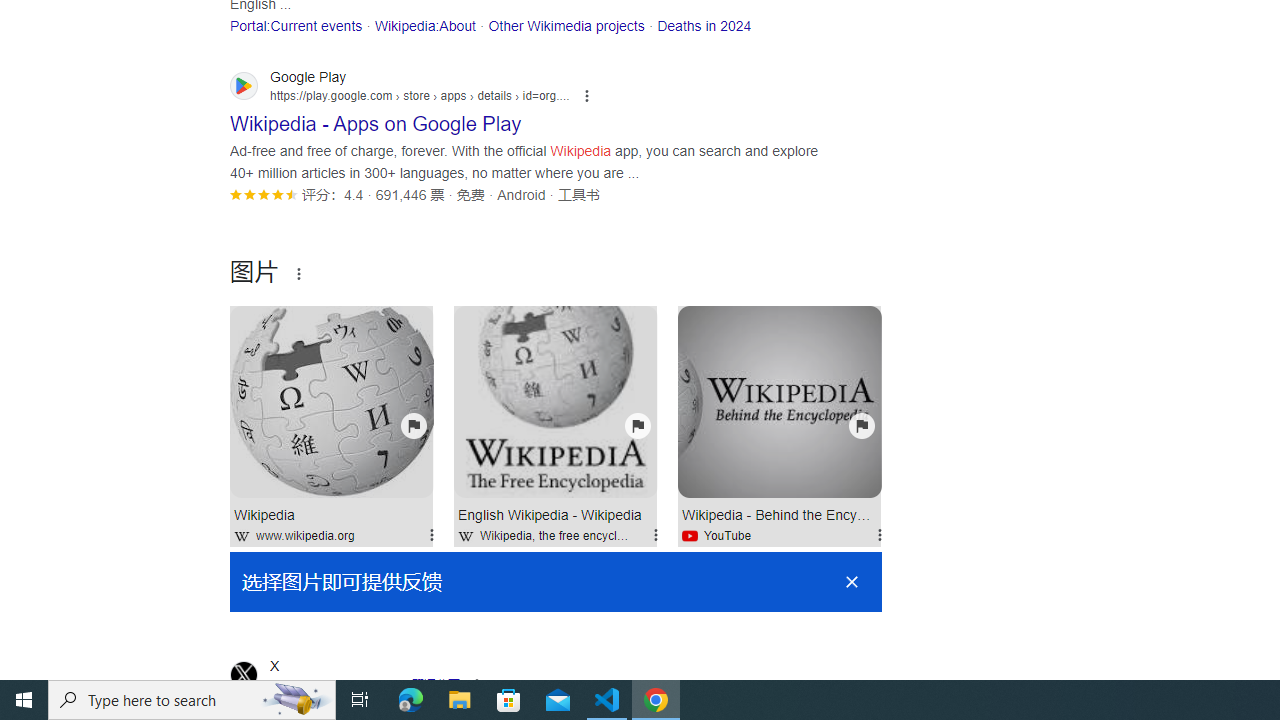 The width and height of the screenshot is (1280, 720). Describe the element at coordinates (295, 25) in the screenshot. I see `'Portal:Current events'` at that location.